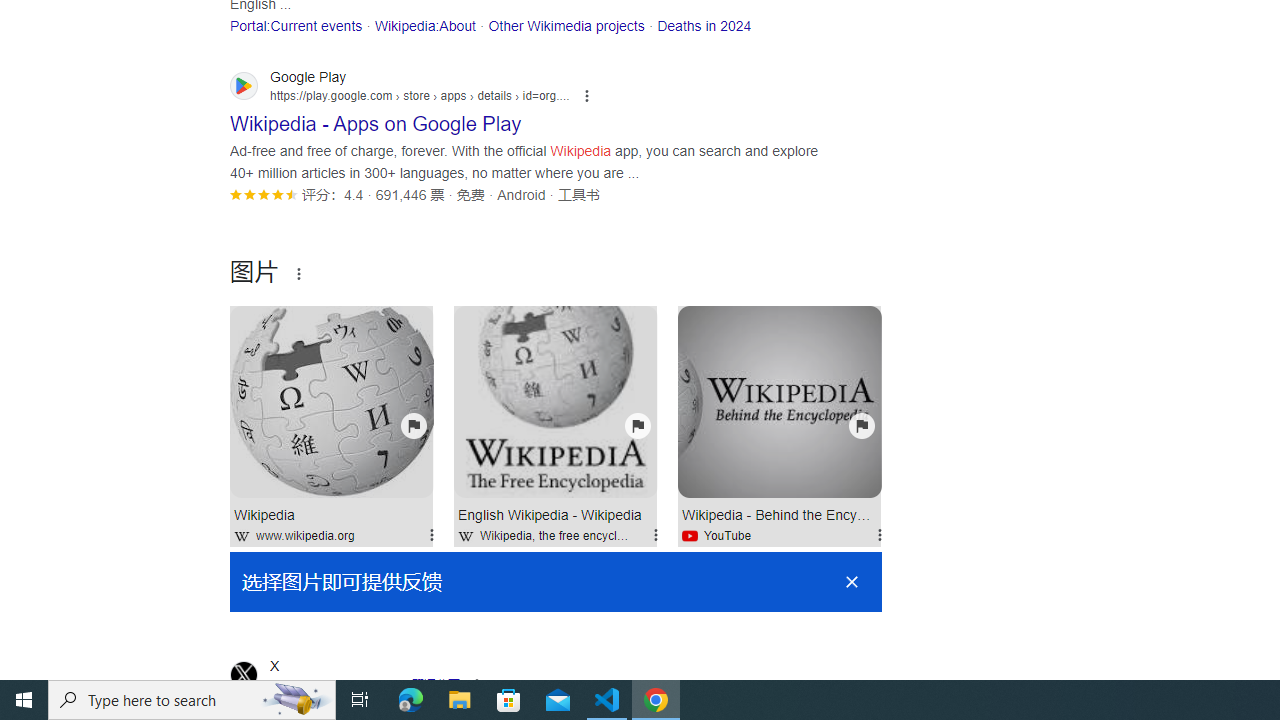 The width and height of the screenshot is (1280, 720). Describe the element at coordinates (295, 25) in the screenshot. I see `'Portal:Current events'` at that location.